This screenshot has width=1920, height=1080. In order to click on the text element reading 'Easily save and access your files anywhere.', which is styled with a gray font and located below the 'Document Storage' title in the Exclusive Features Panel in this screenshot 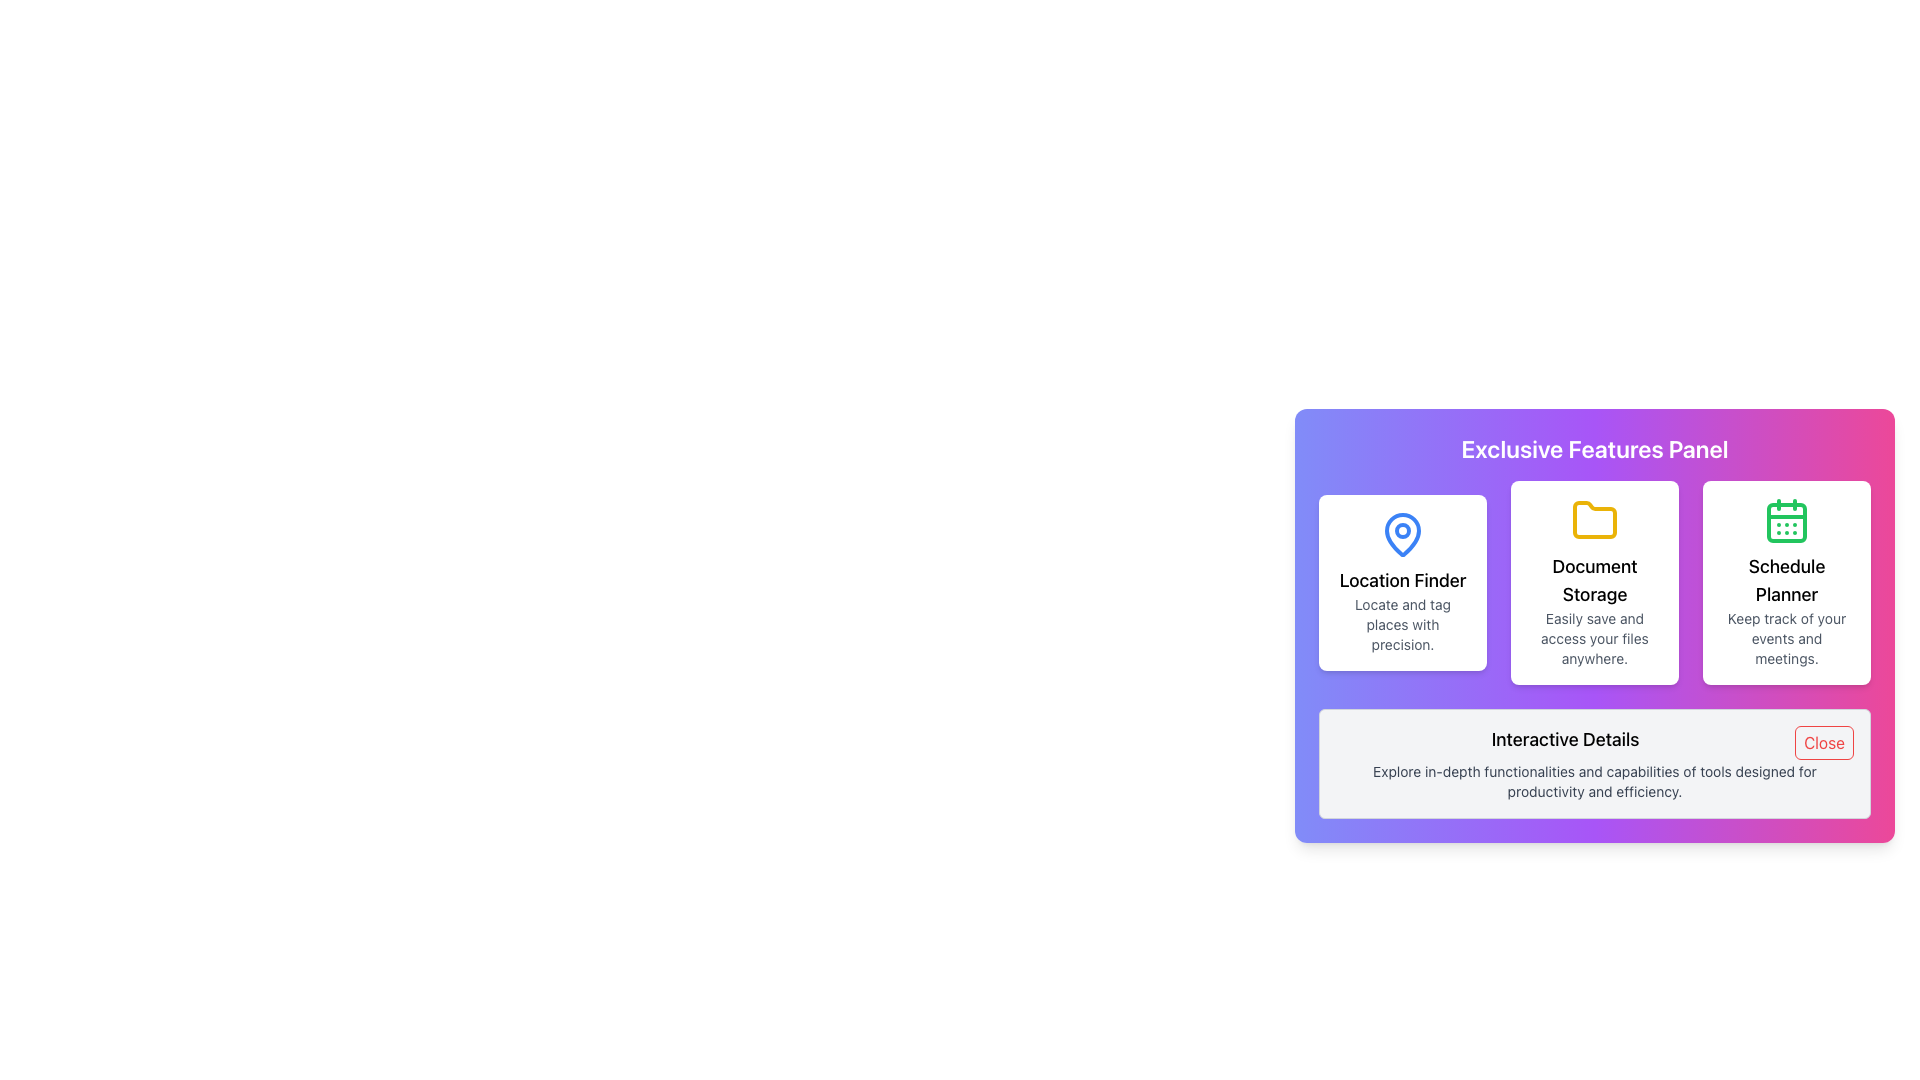, I will do `click(1593, 639)`.